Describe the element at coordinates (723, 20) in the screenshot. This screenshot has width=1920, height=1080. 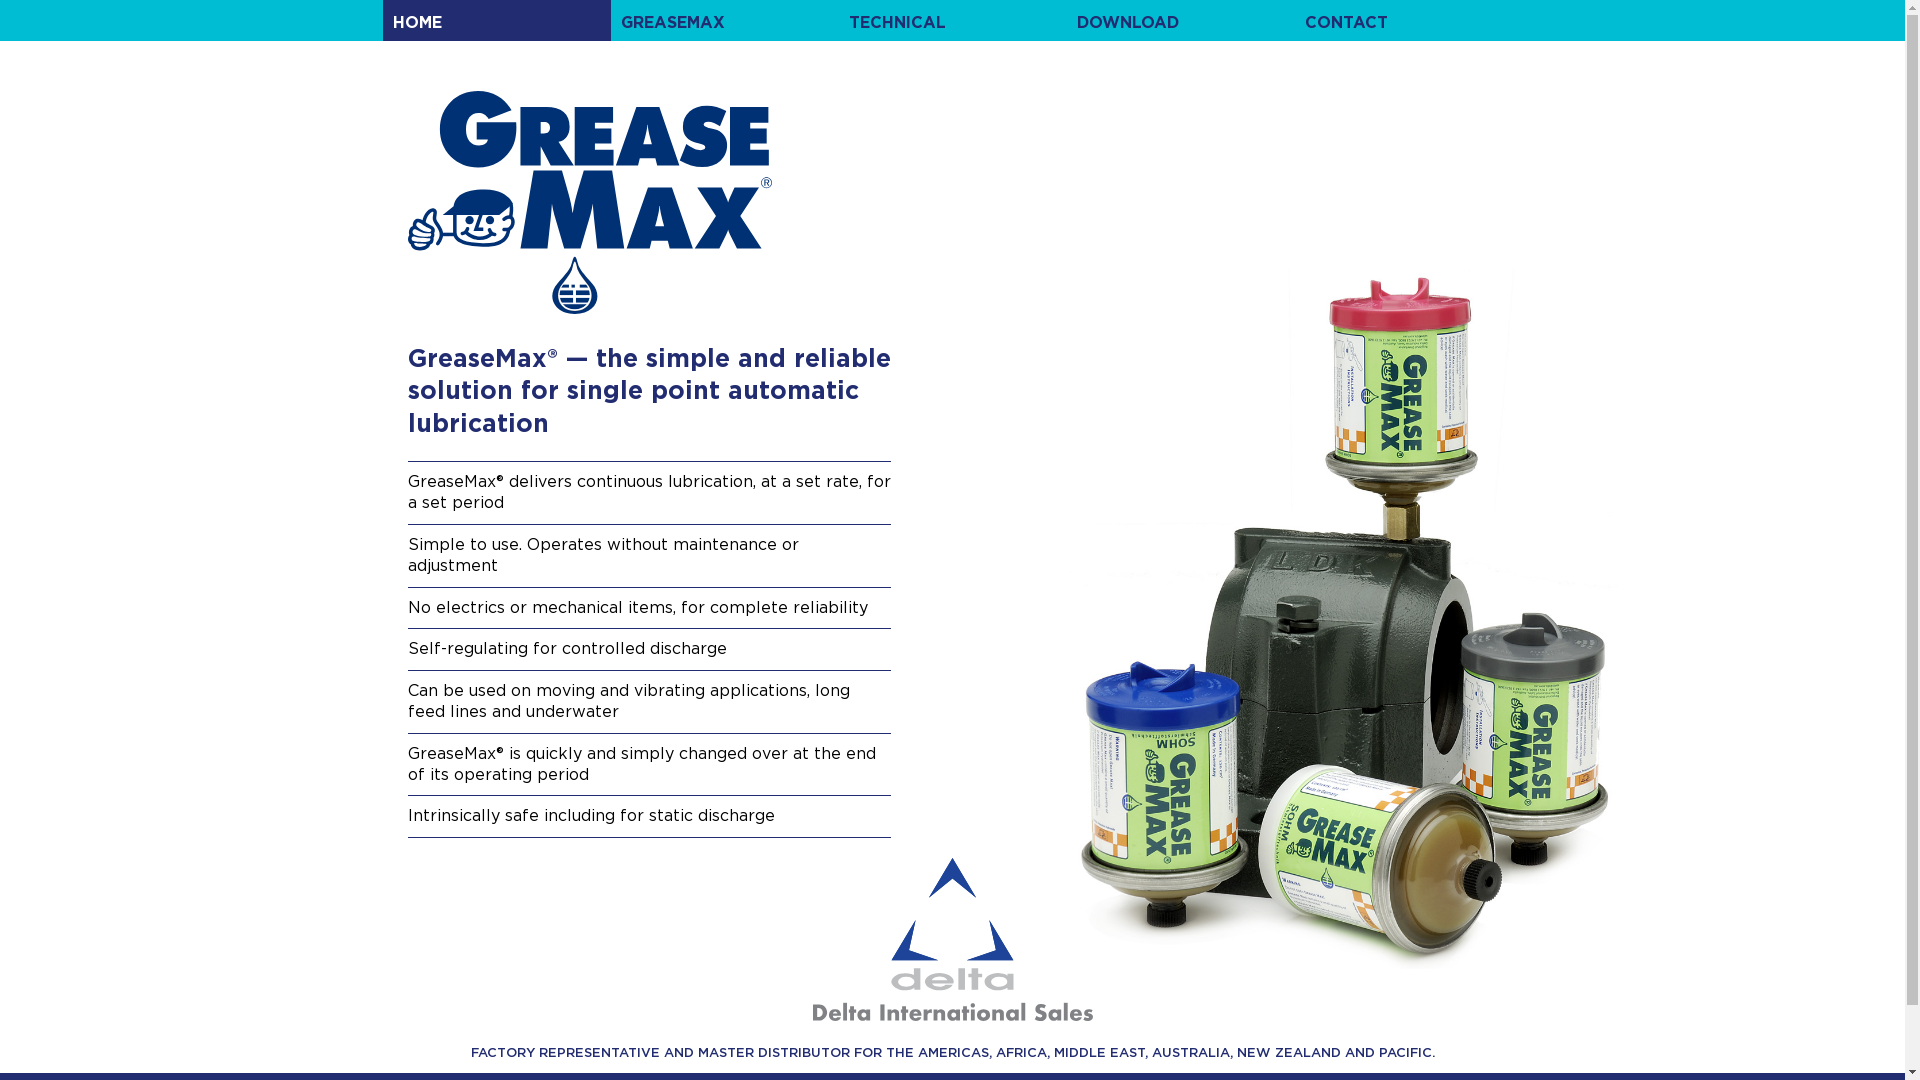
I see `'GREASEMAX'` at that location.